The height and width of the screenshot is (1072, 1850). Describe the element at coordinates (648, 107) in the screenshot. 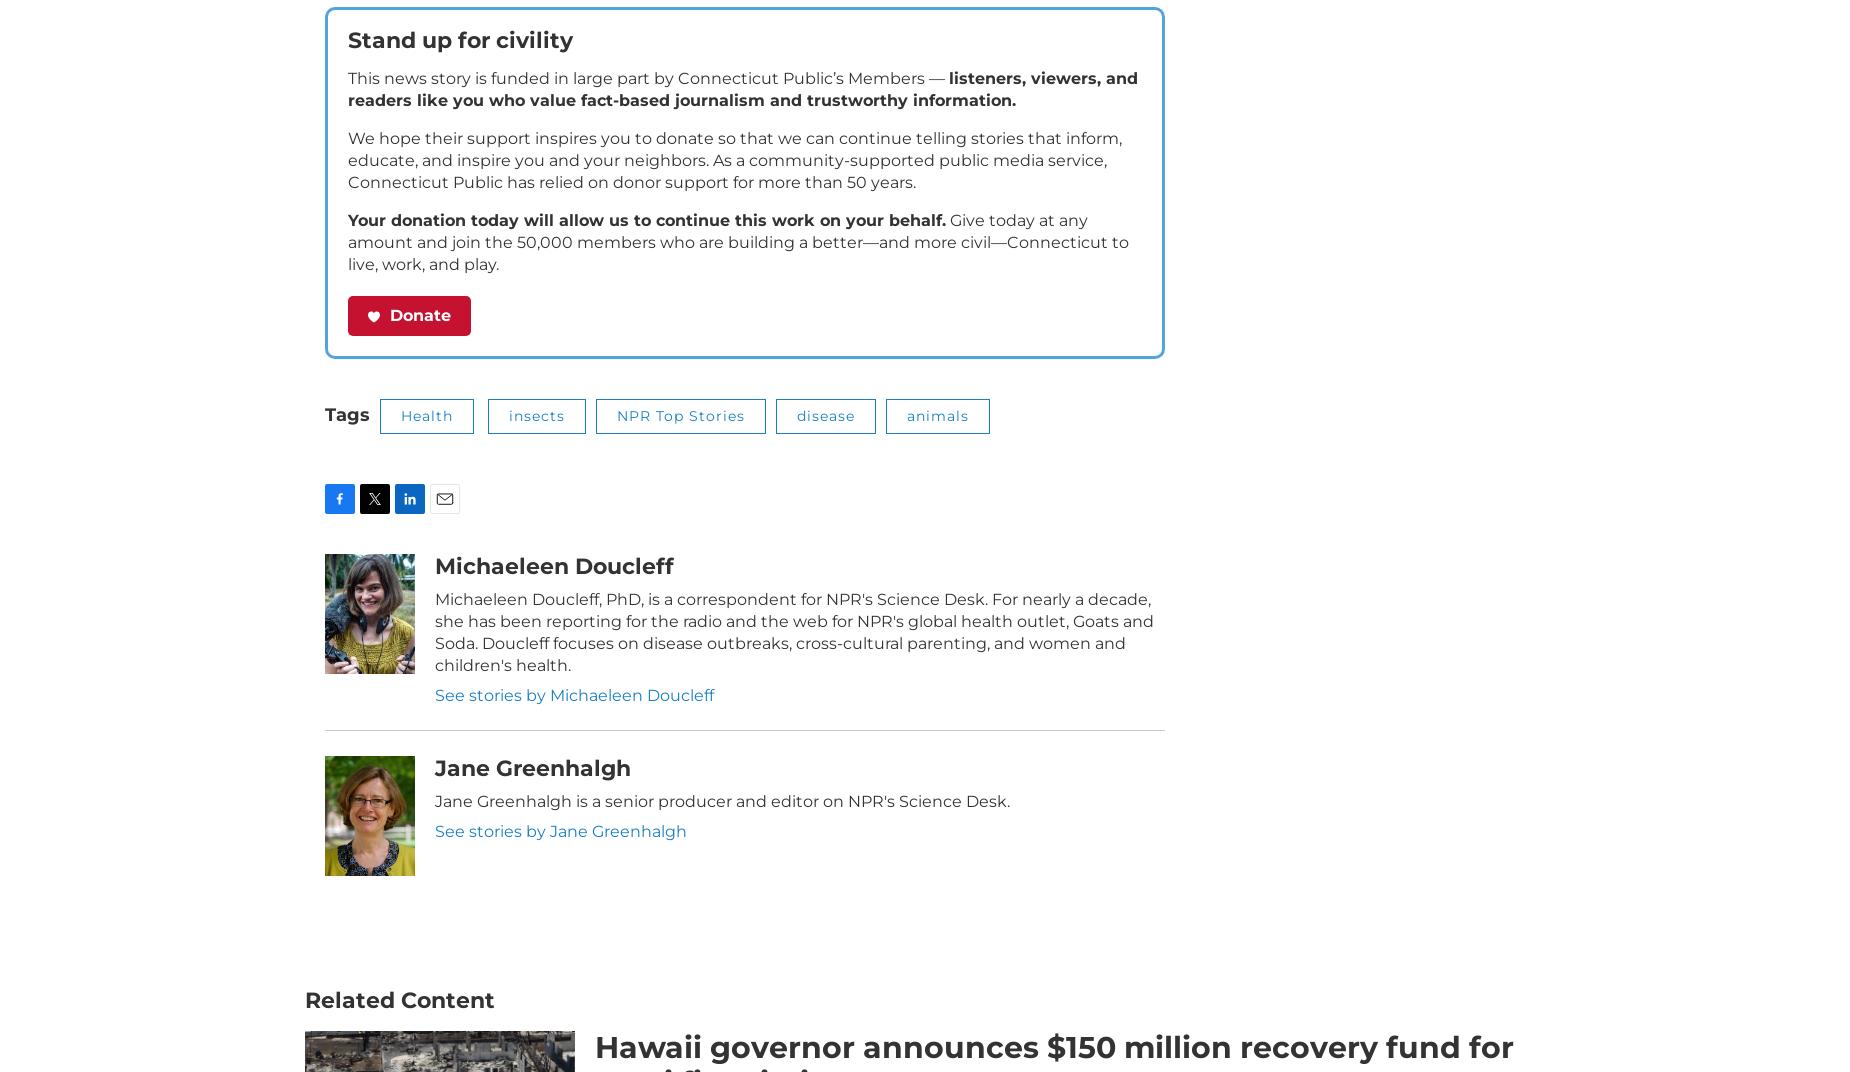

I see `'This news story is funded in large part by Connecticut Public’s Members —'` at that location.